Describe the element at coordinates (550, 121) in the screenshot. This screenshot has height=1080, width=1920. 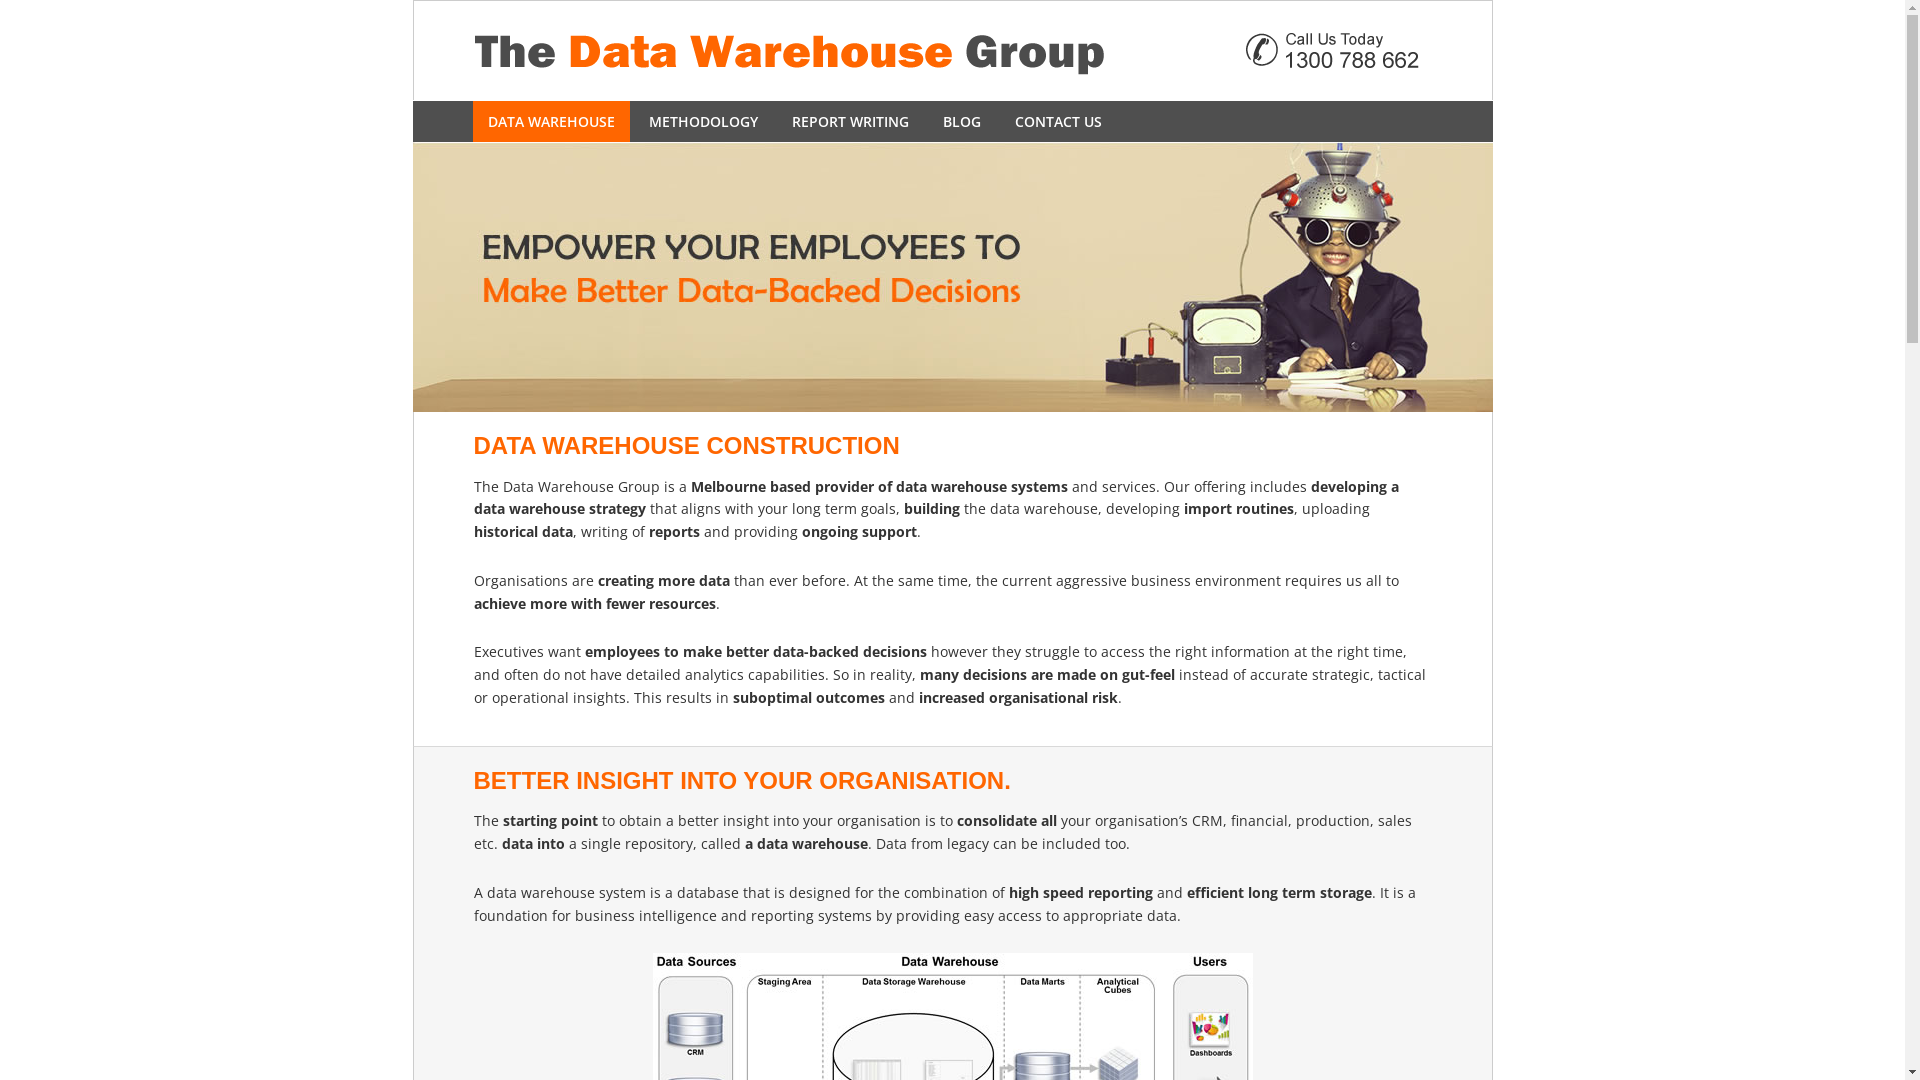
I see `'DATA WAREHOUSE'` at that location.